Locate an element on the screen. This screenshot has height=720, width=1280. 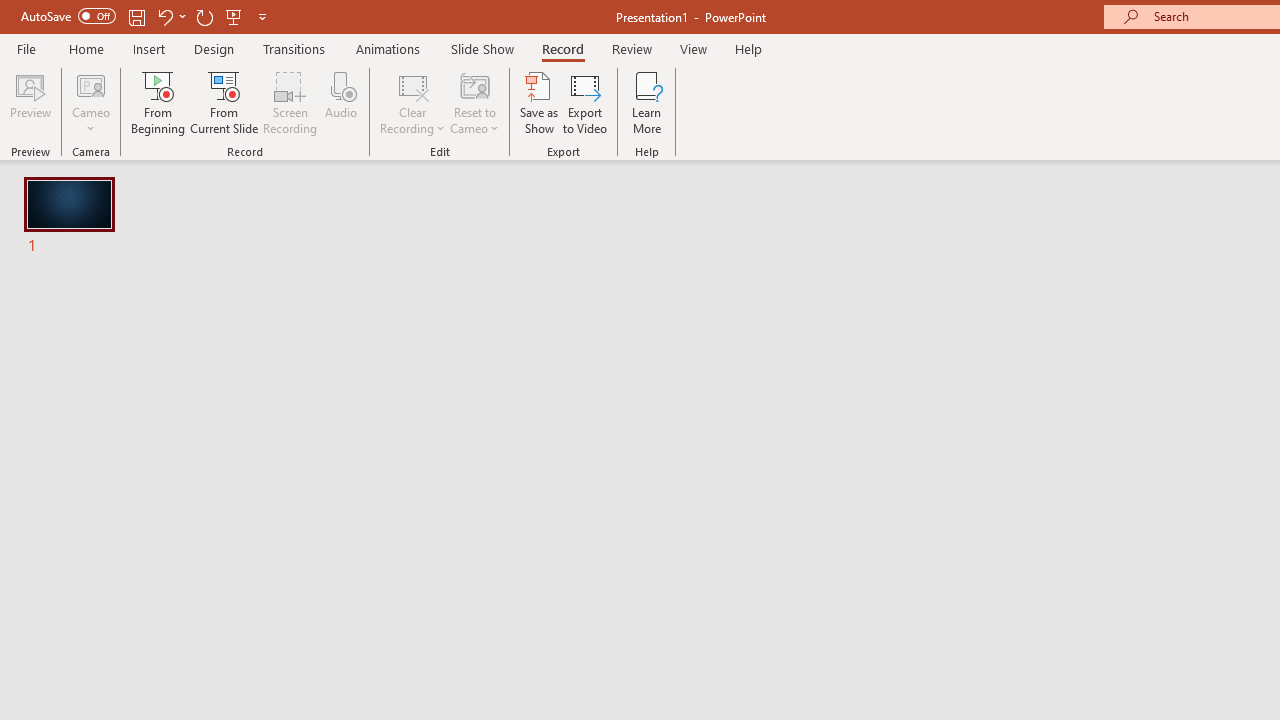
'Redo' is located at coordinates (204, 16).